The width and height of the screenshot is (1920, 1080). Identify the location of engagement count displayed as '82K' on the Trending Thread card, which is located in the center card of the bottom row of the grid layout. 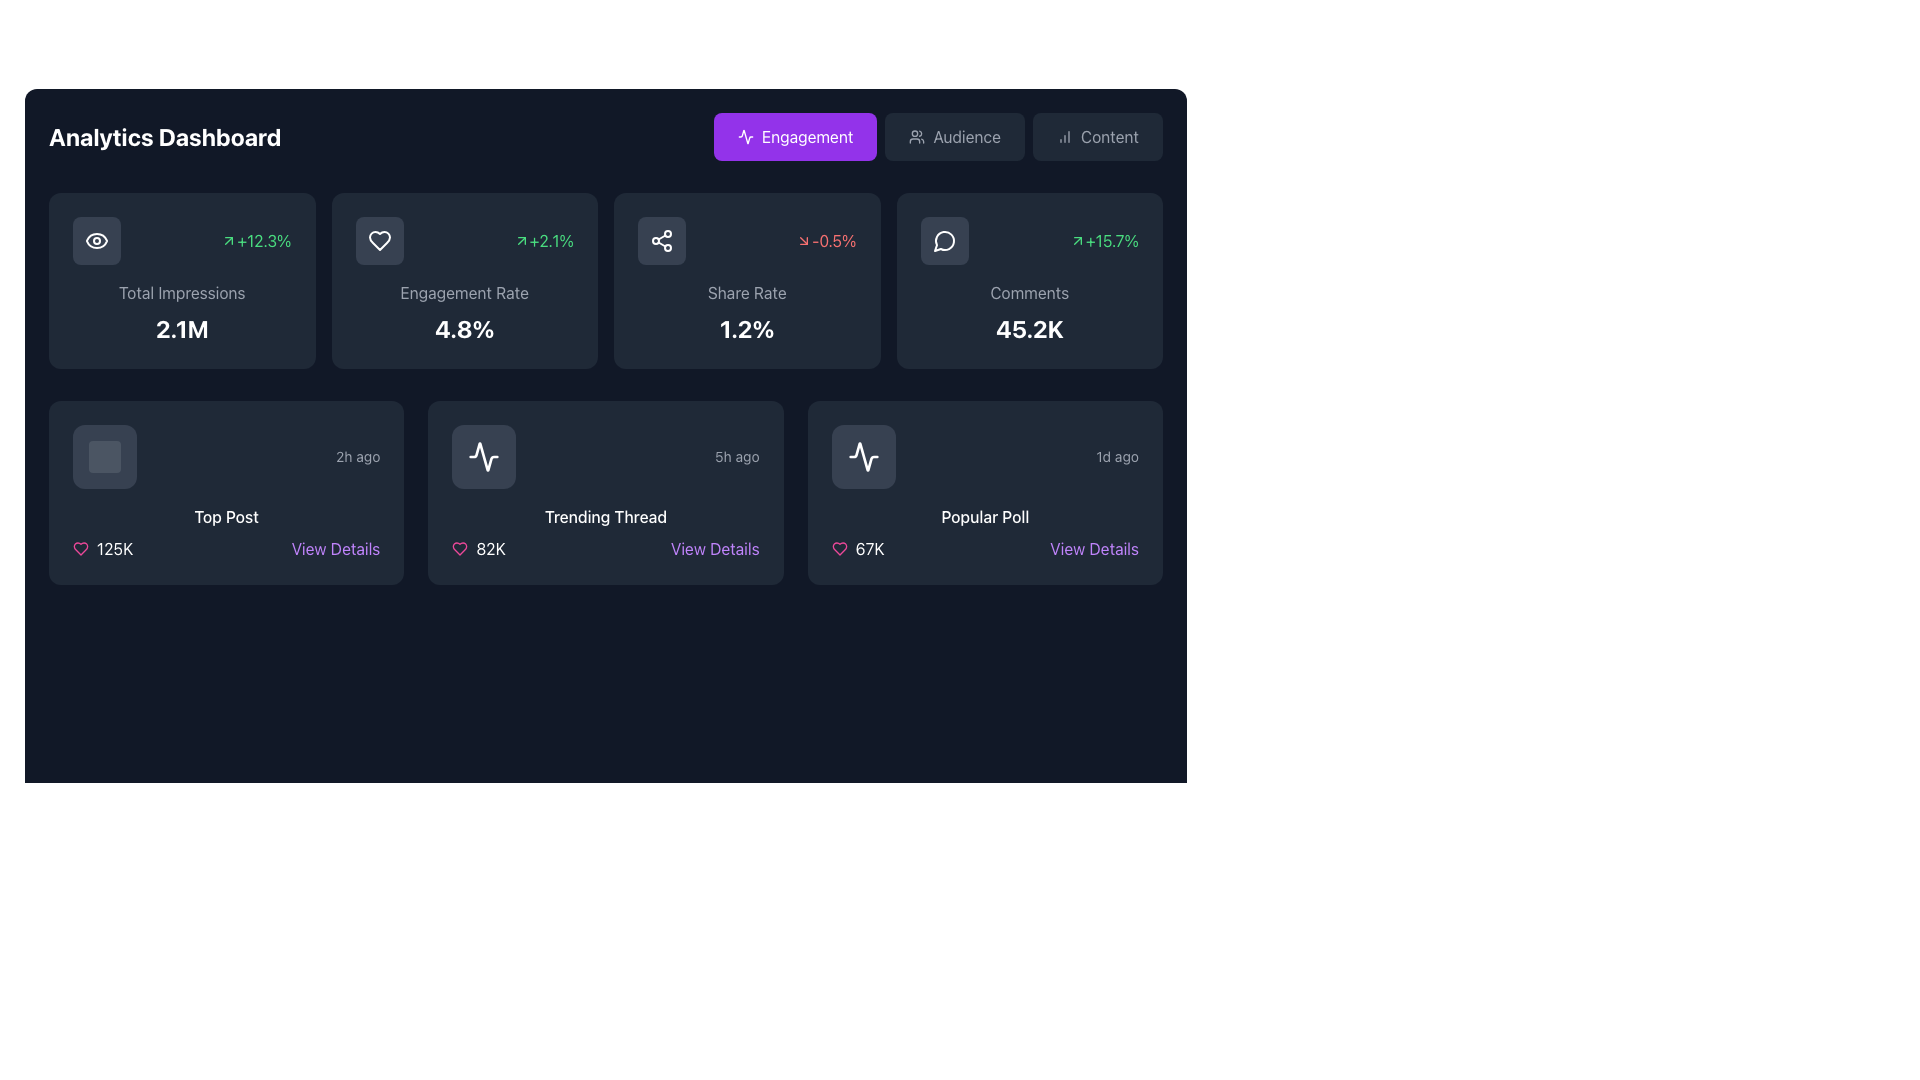
(604, 548).